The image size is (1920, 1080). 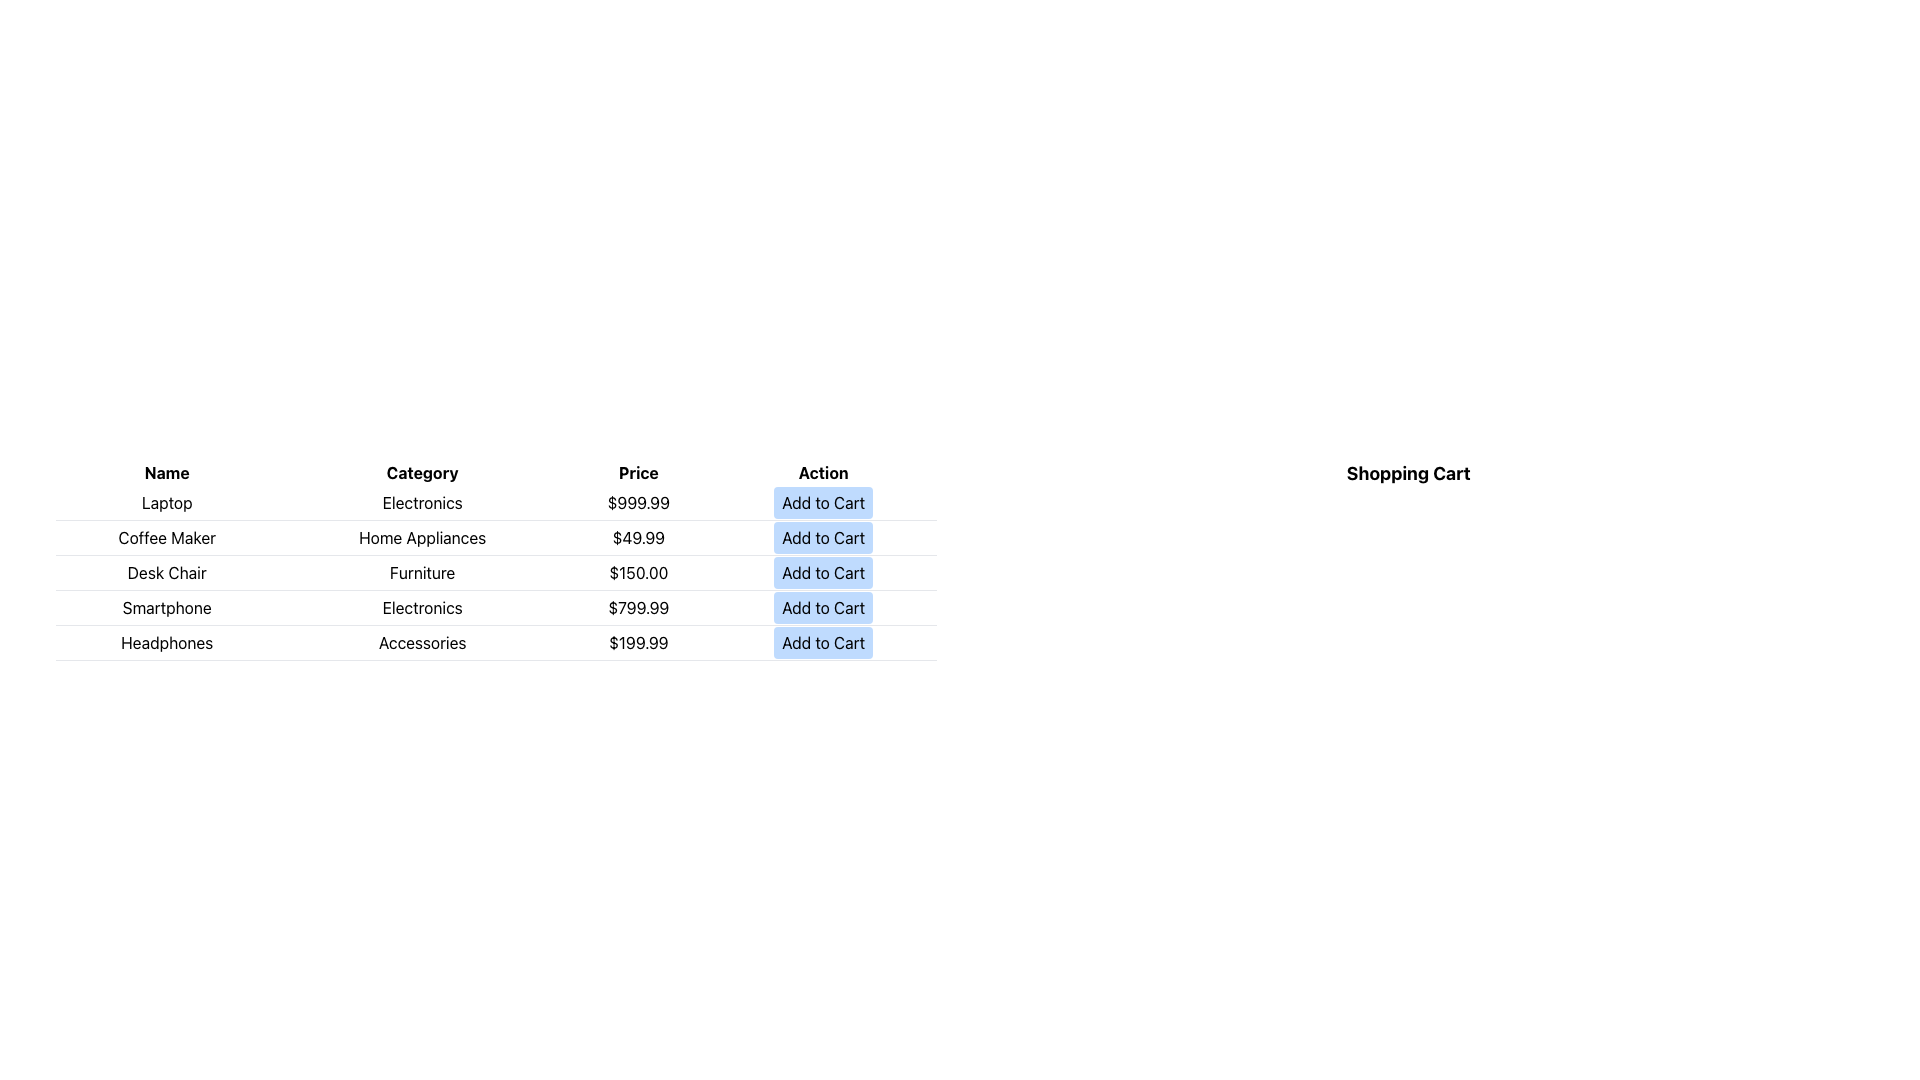 What do you see at coordinates (823, 501) in the screenshot?
I see `the 'Add to Cart' button for the 'Laptop' item located` at bounding box center [823, 501].